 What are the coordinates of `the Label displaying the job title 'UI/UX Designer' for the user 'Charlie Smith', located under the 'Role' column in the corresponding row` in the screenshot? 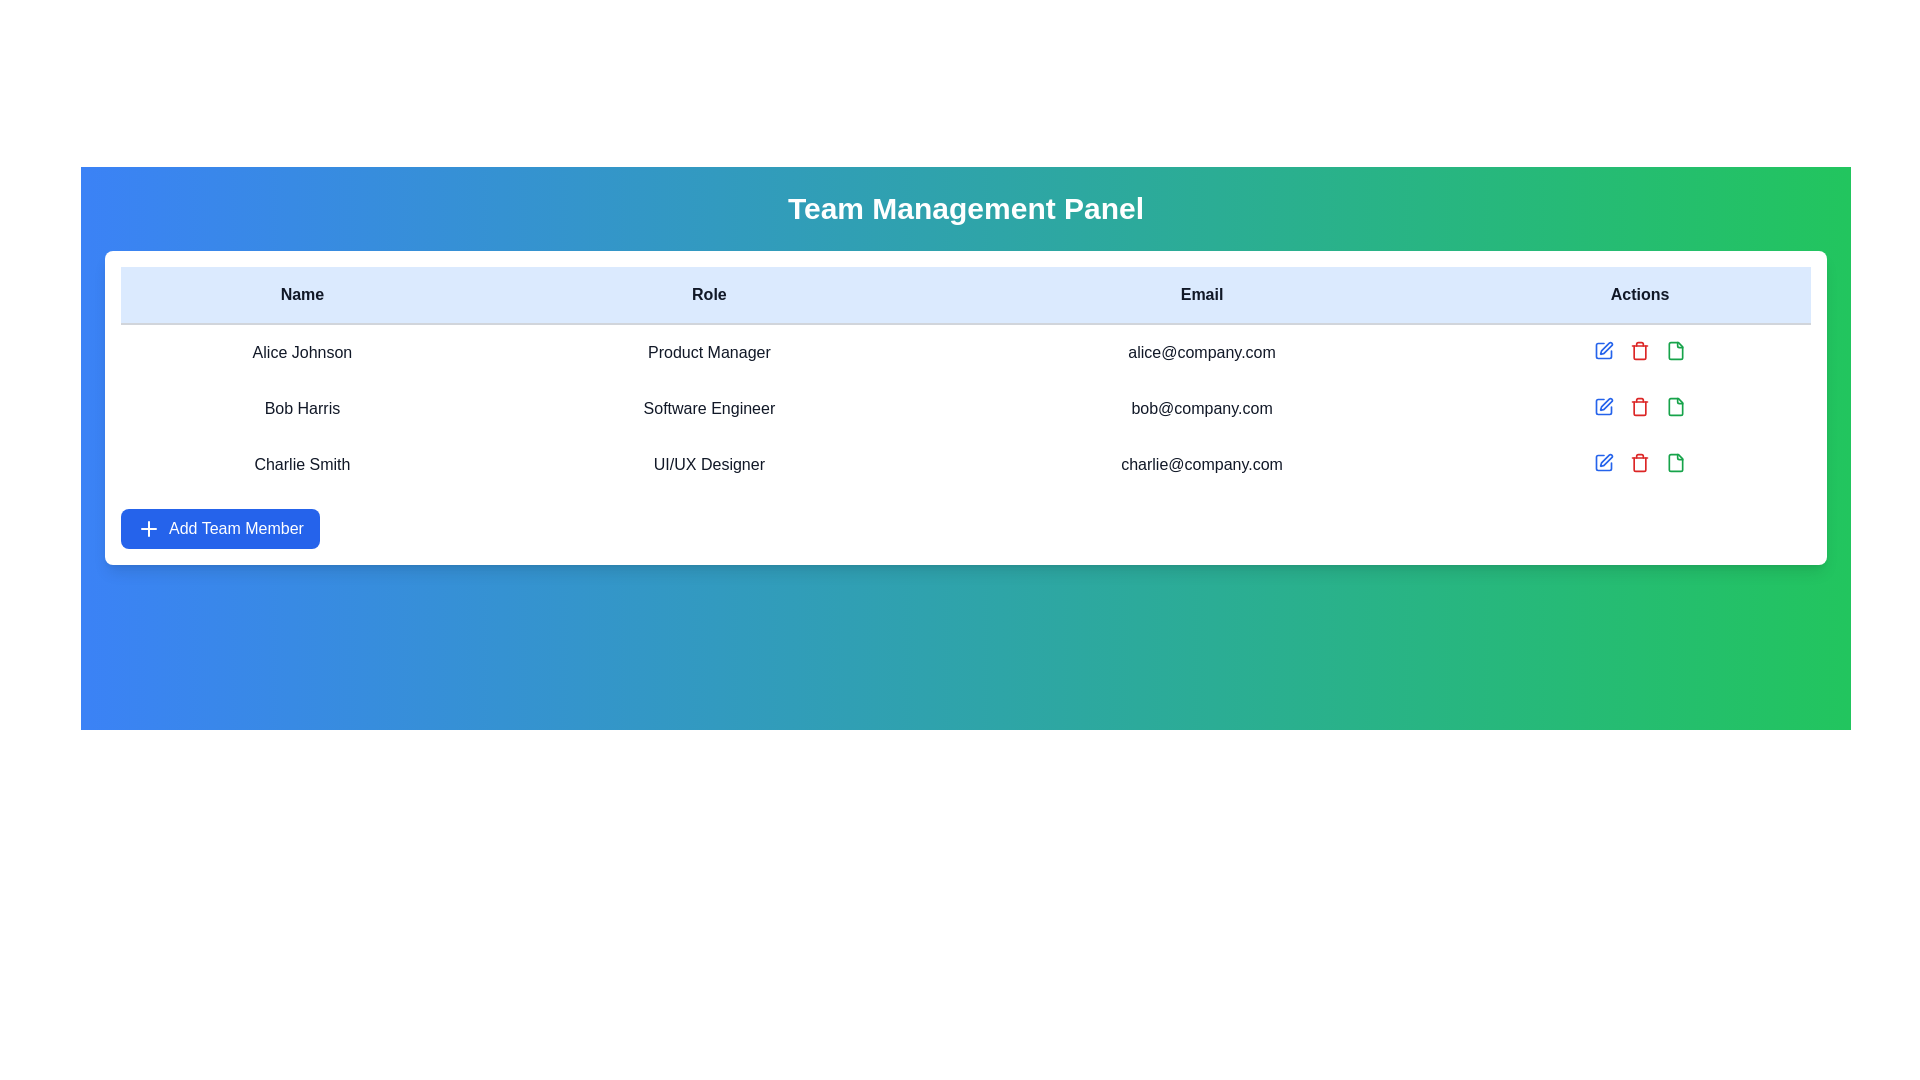 It's located at (709, 465).